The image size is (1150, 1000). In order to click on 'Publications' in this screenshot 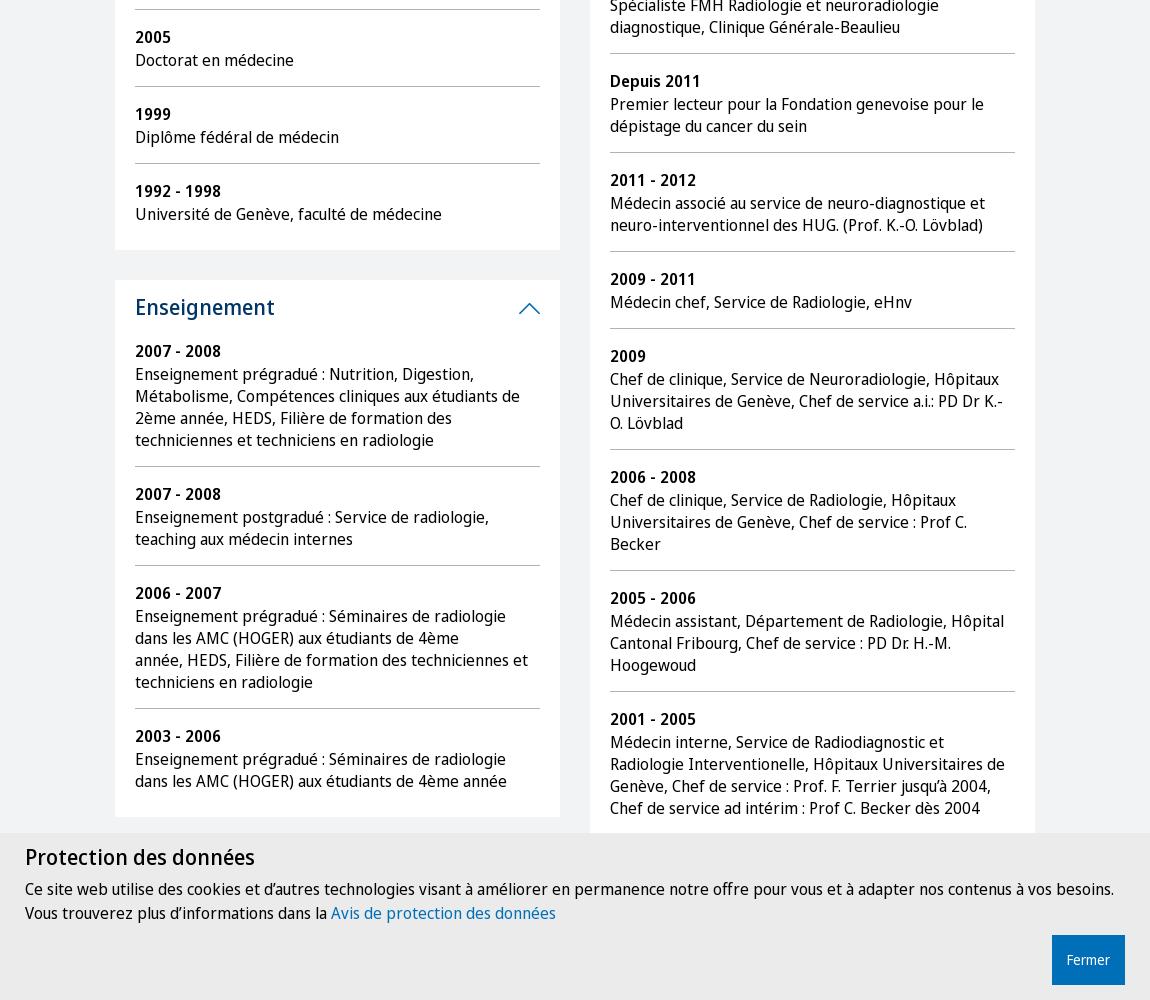, I will do `click(194, 873)`.